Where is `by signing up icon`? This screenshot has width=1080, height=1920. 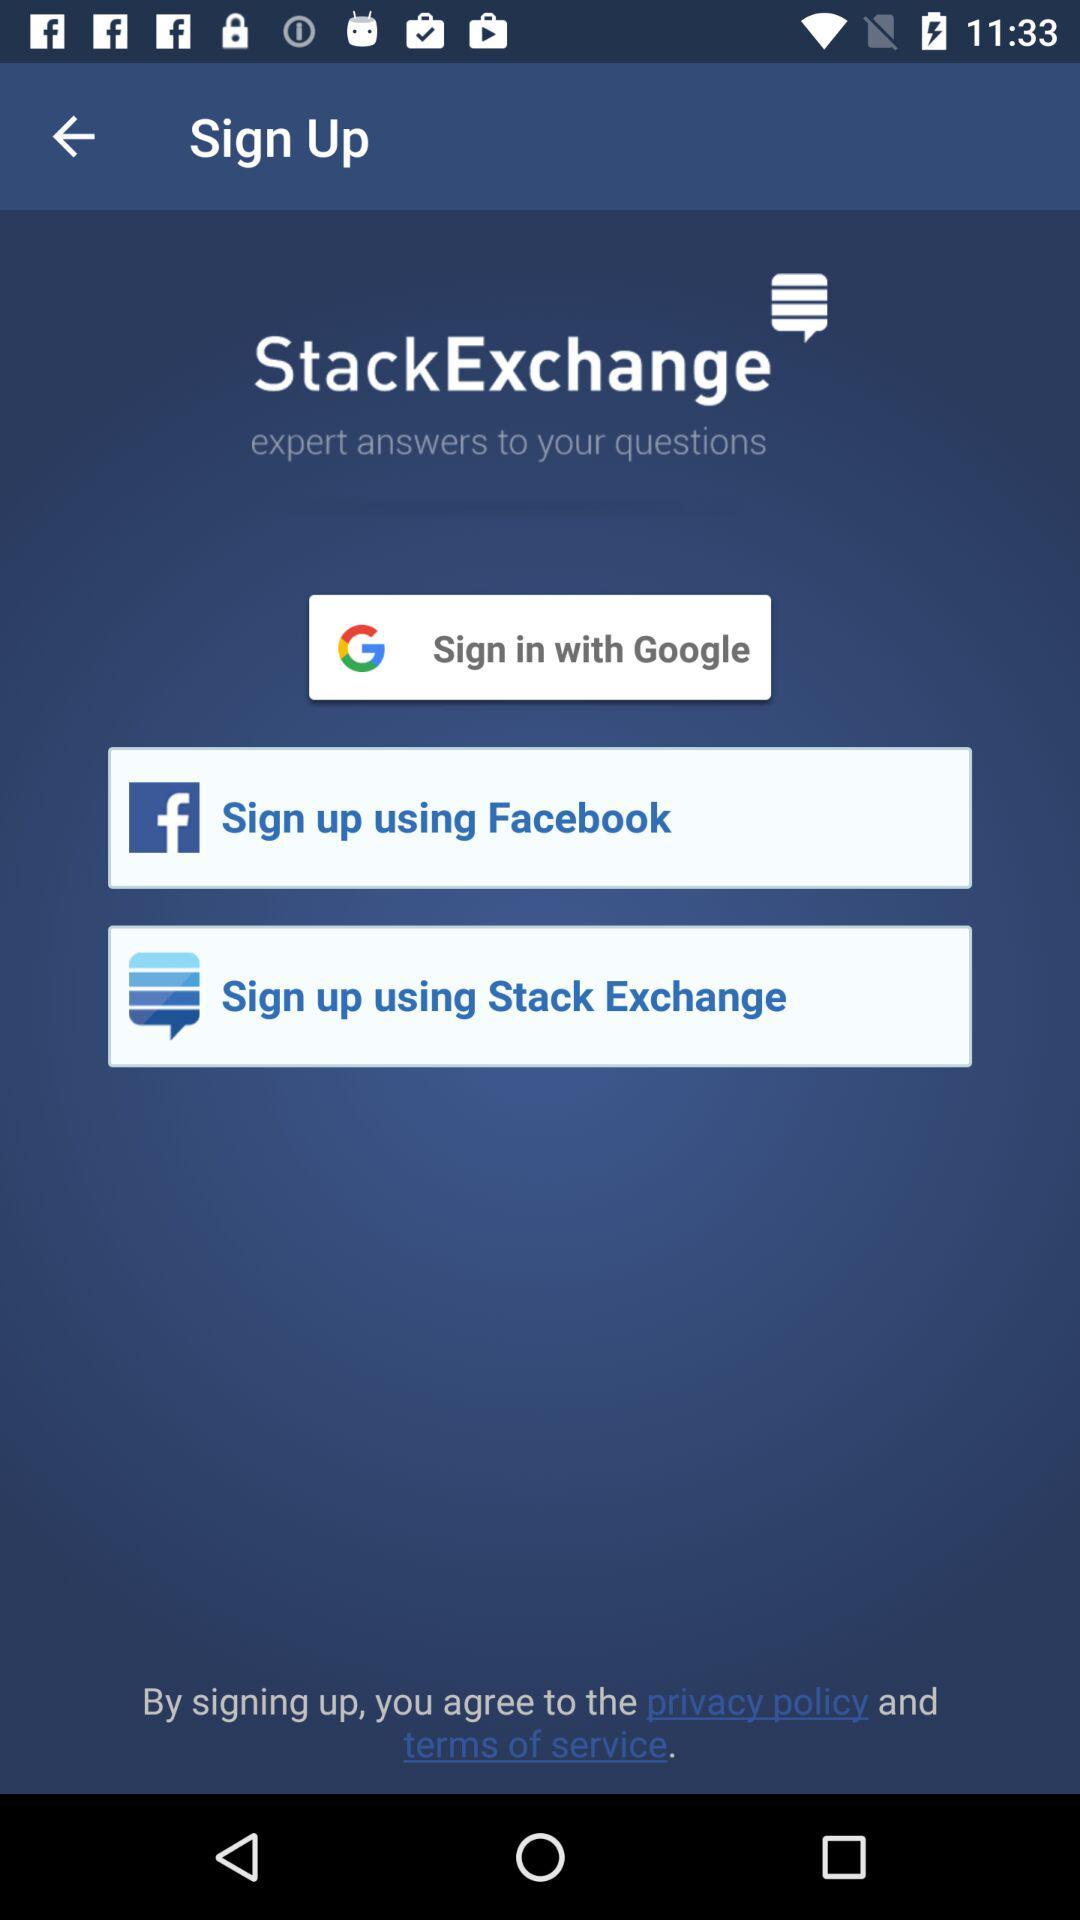 by signing up icon is located at coordinates (540, 1720).